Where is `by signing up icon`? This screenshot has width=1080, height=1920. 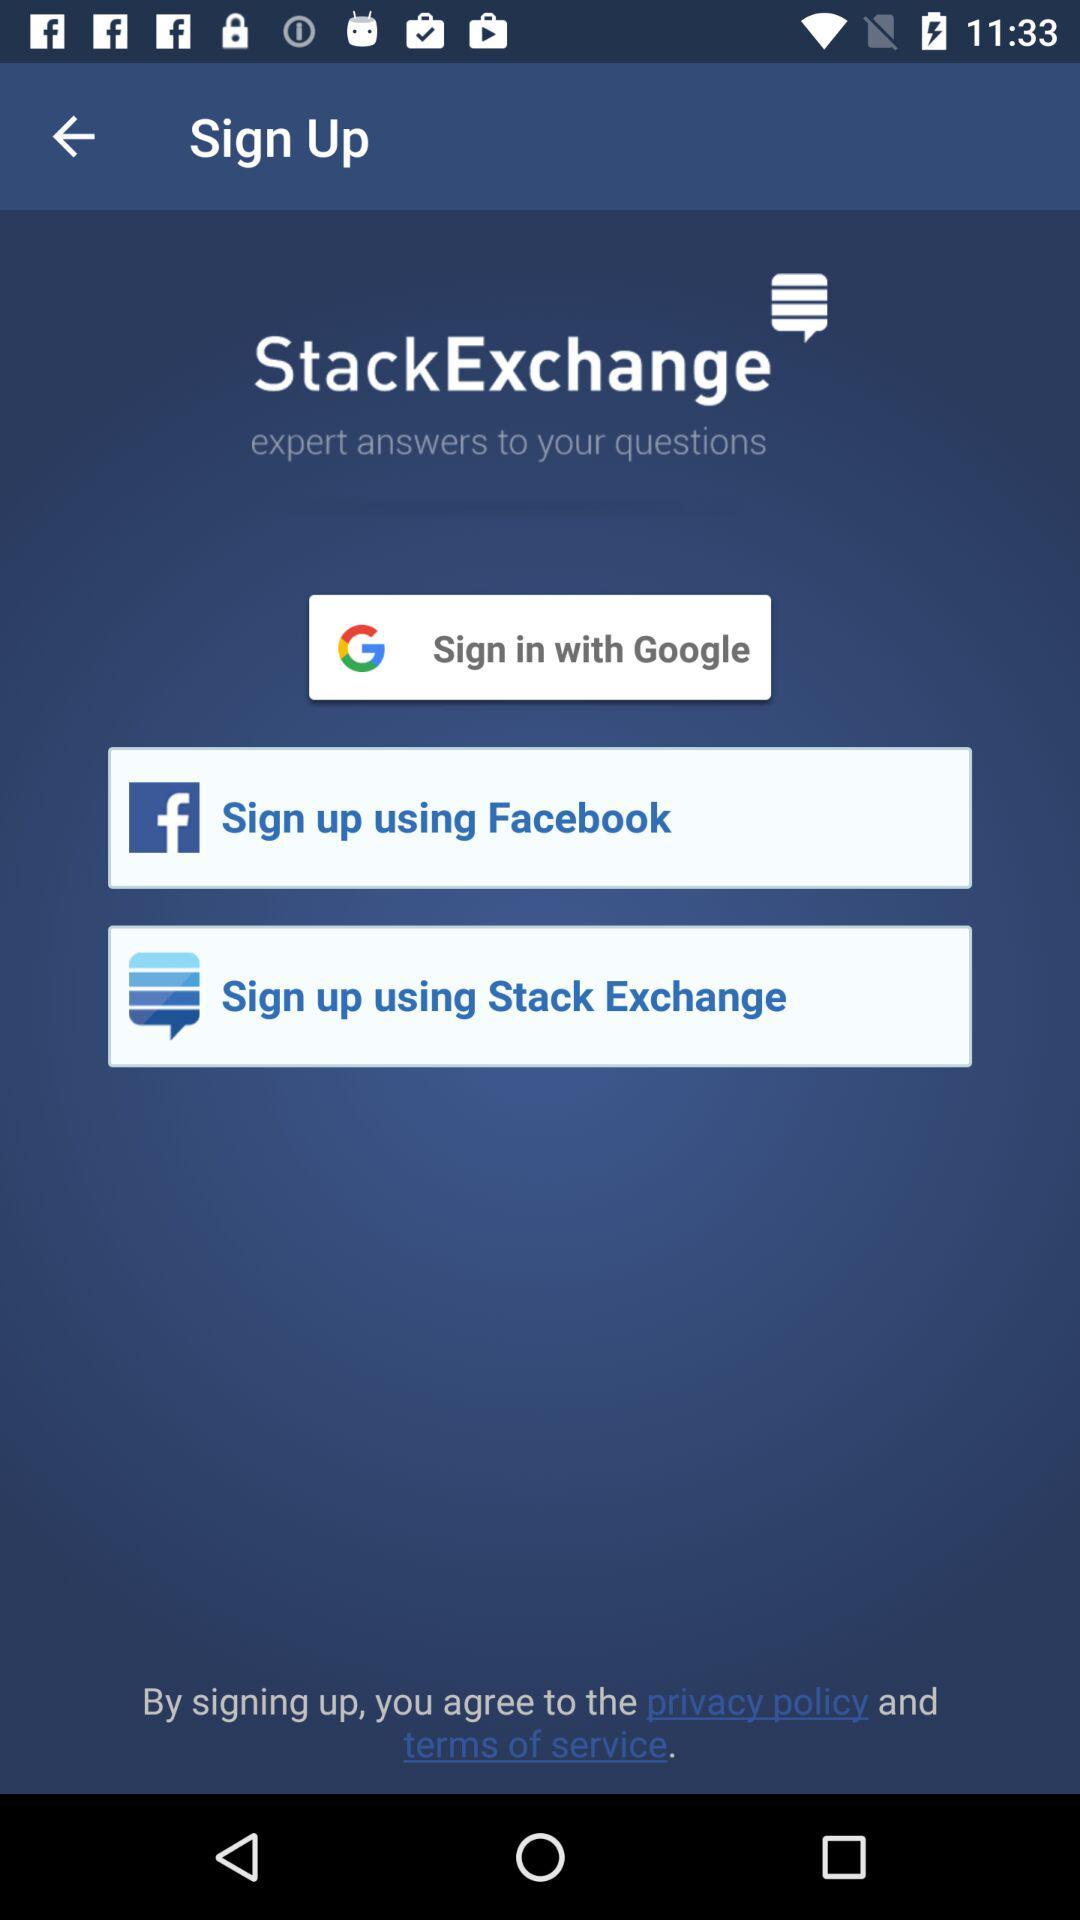 by signing up icon is located at coordinates (540, 1720).